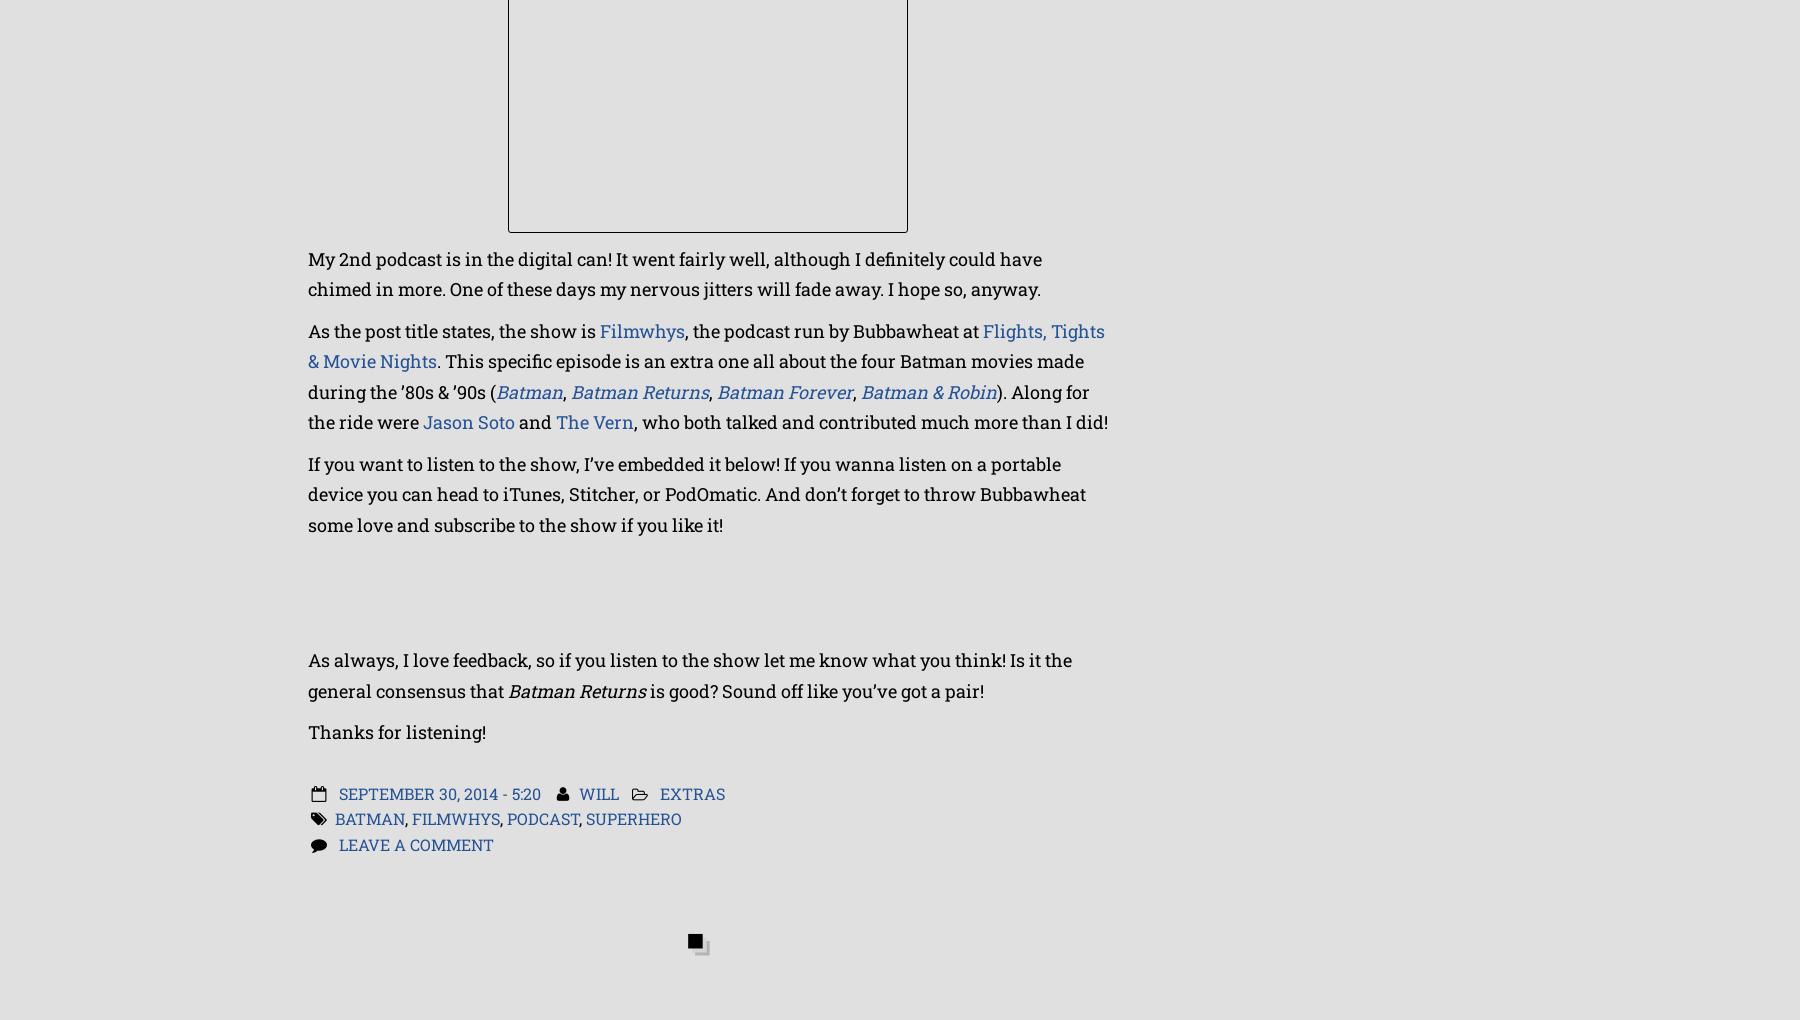 This screenshot has width=1800, height=1020. I want to click on 'Superhero', so click(586, 818).